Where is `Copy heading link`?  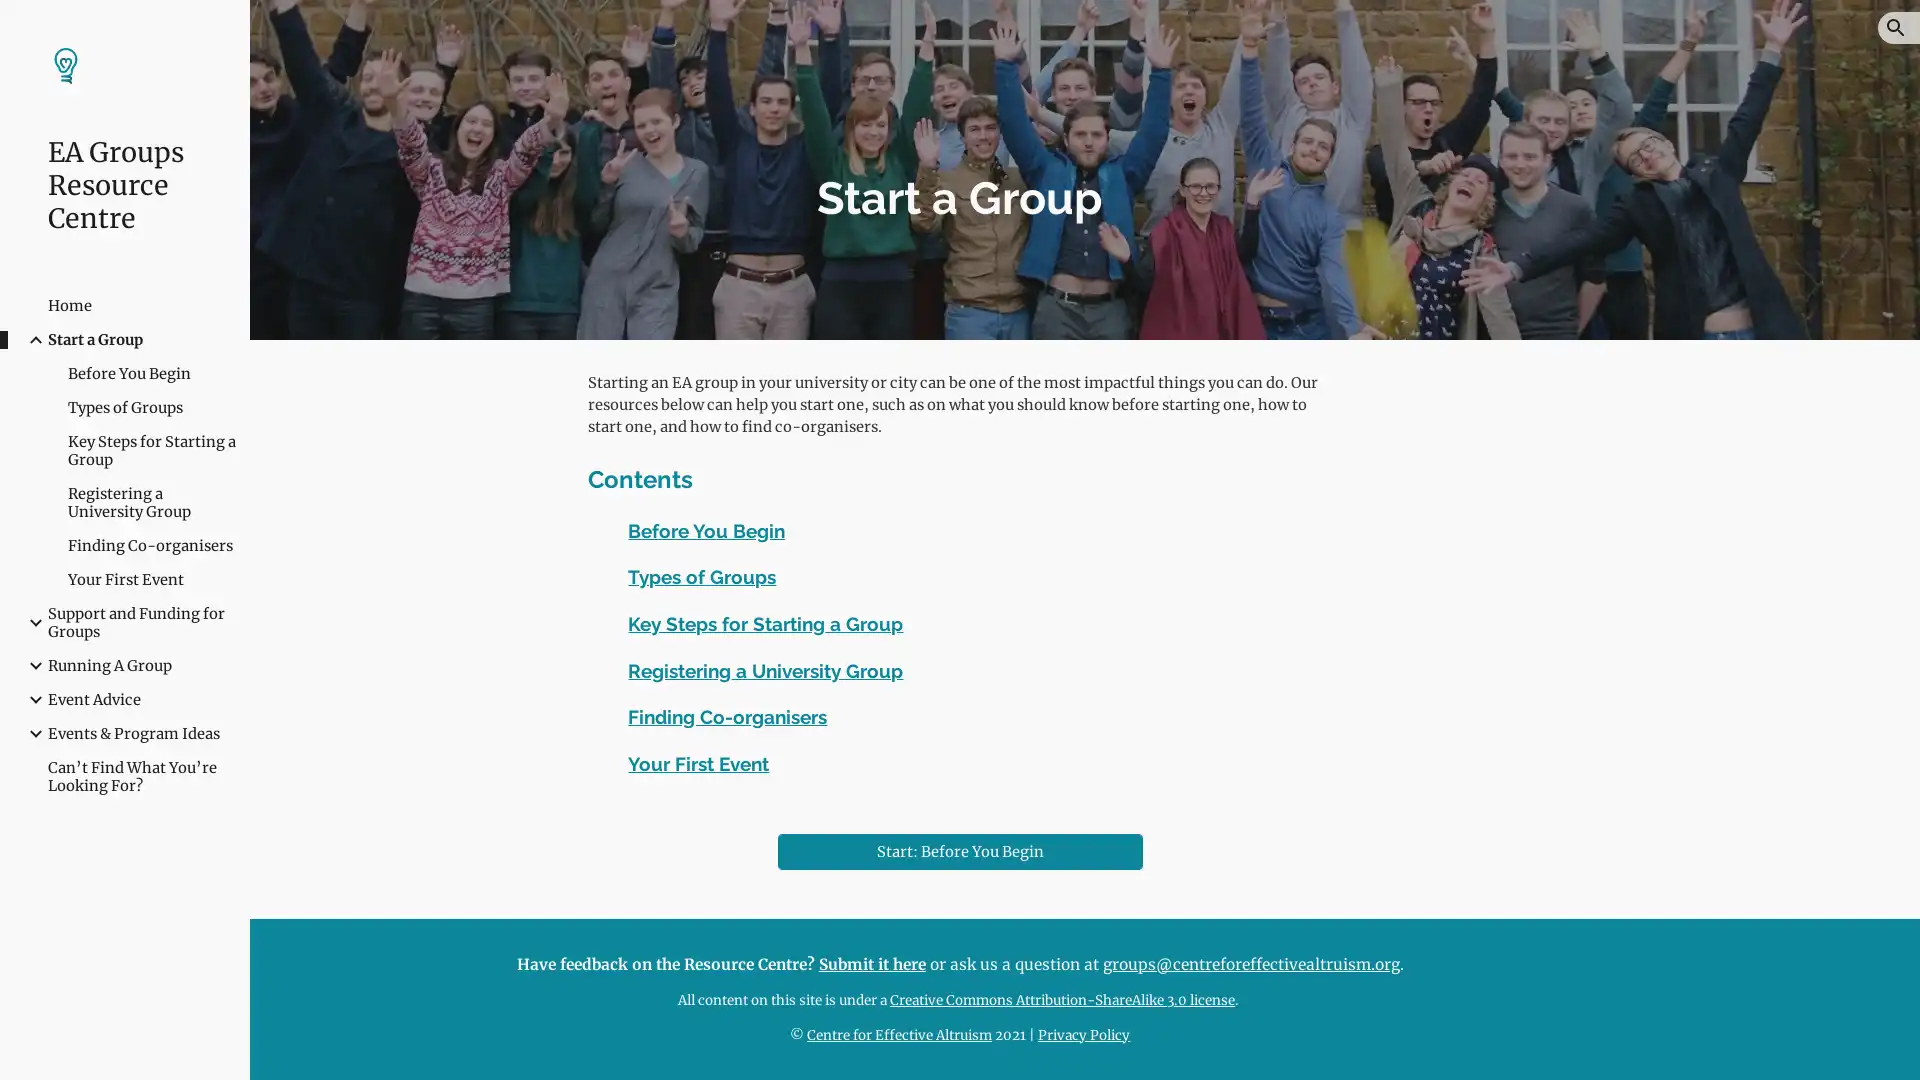
Copy heading link is located at coordinates (1050, 622).